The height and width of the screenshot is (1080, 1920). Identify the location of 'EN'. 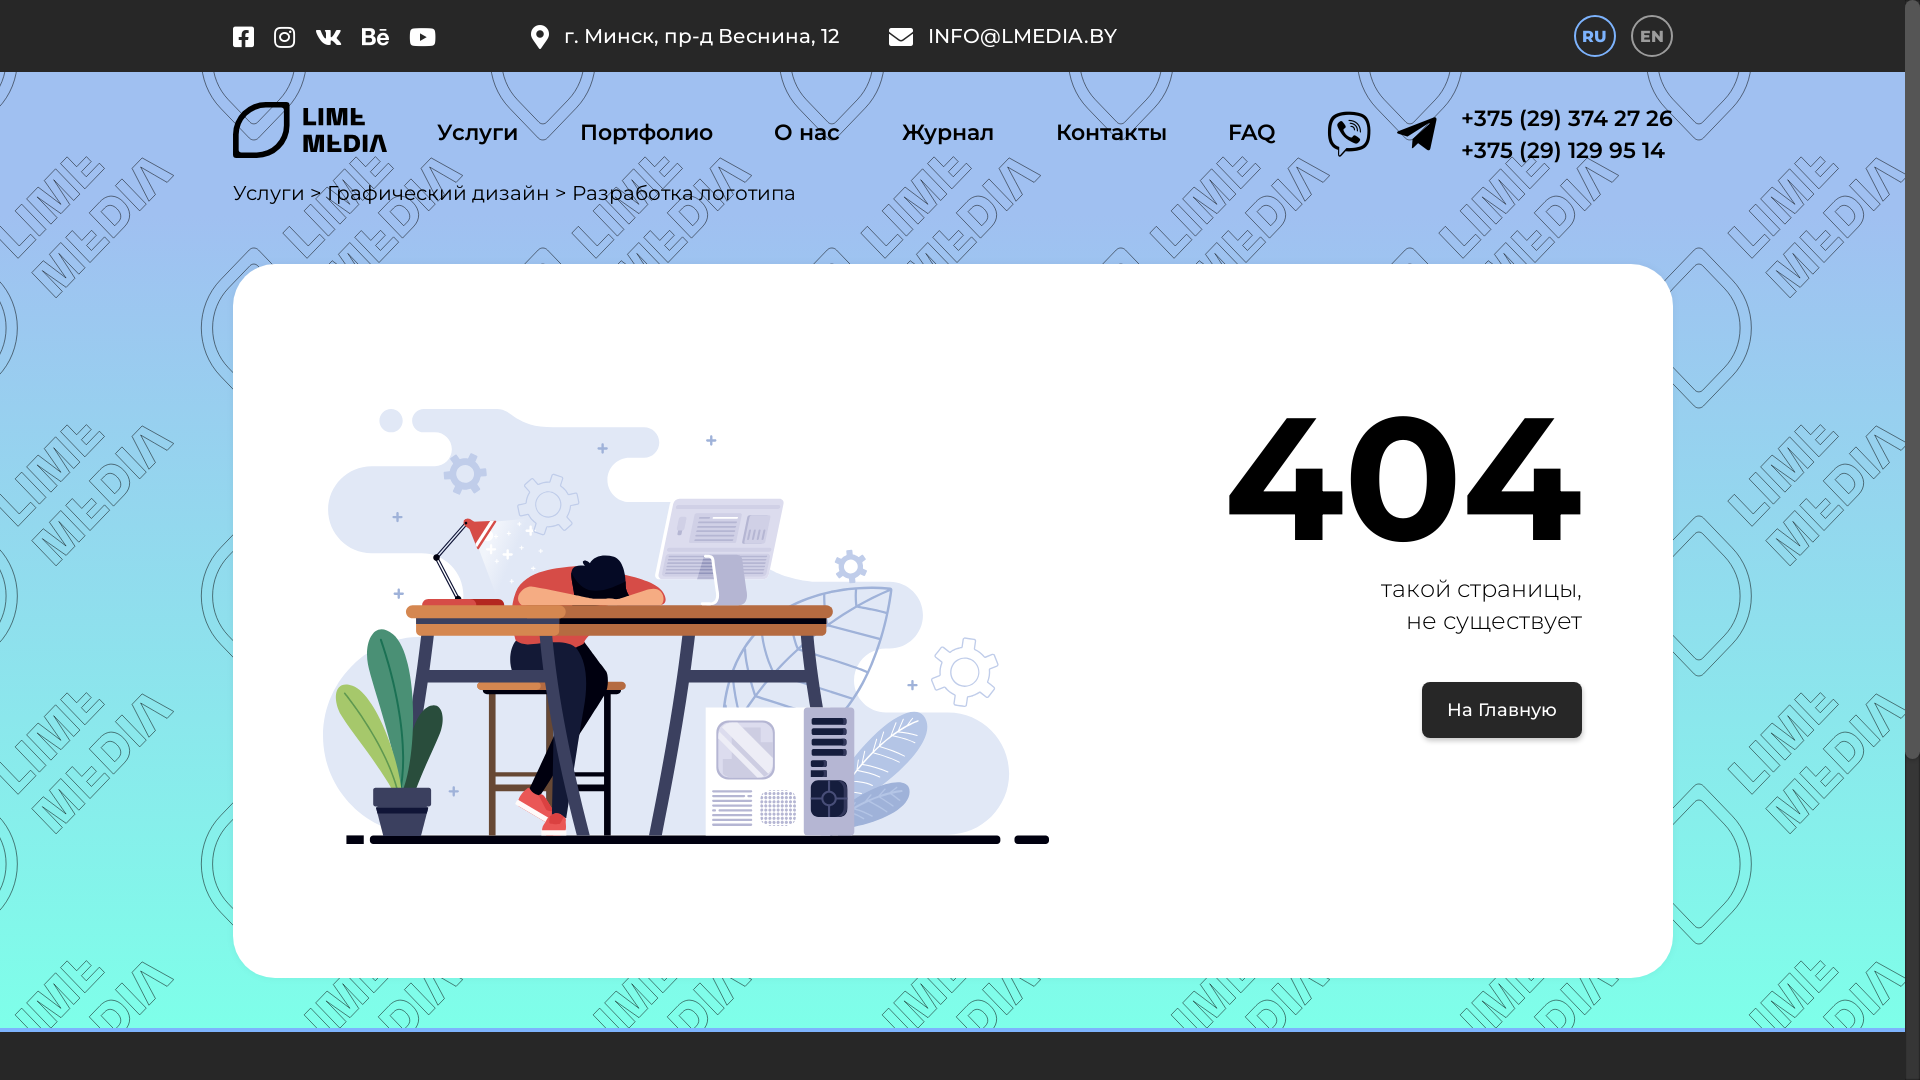
(1651, 35).